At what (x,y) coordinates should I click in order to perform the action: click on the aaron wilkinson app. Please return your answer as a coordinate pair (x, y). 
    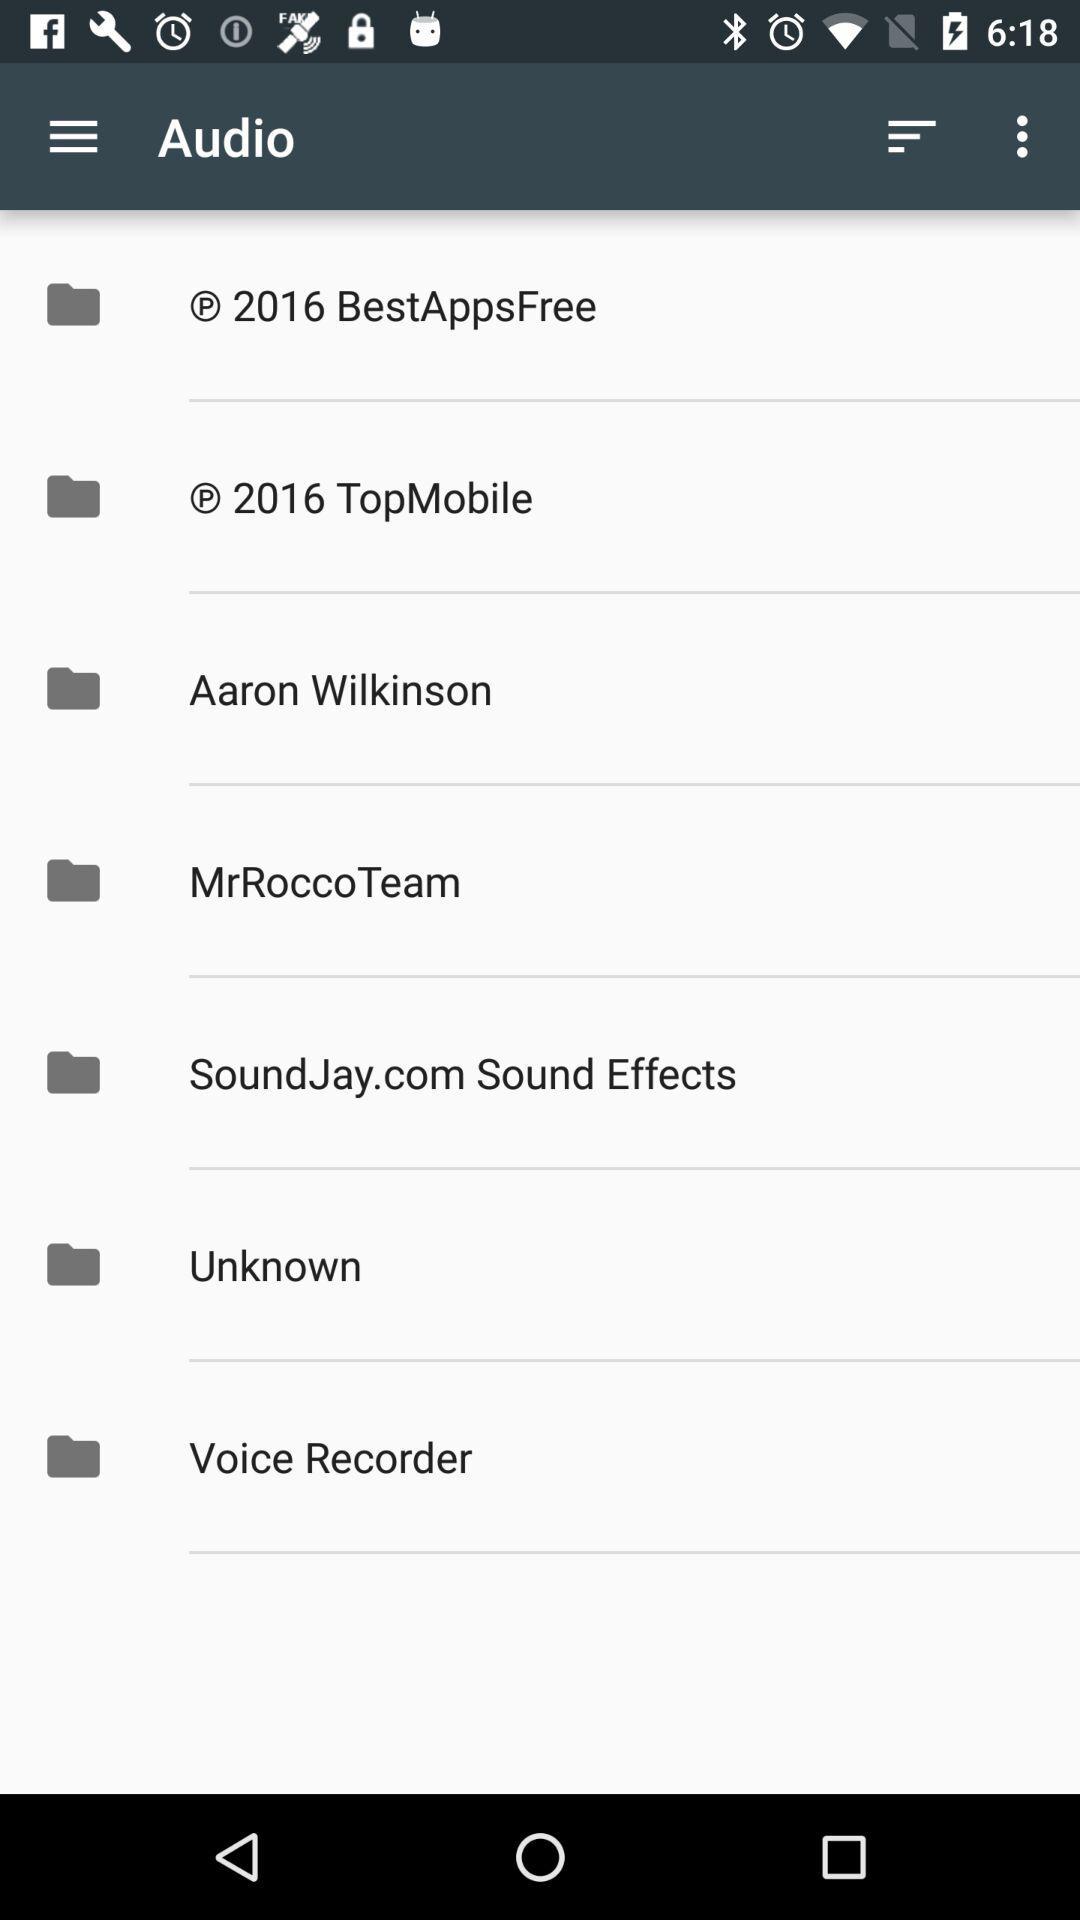
    Looking at the image, I should click on (612, 688).